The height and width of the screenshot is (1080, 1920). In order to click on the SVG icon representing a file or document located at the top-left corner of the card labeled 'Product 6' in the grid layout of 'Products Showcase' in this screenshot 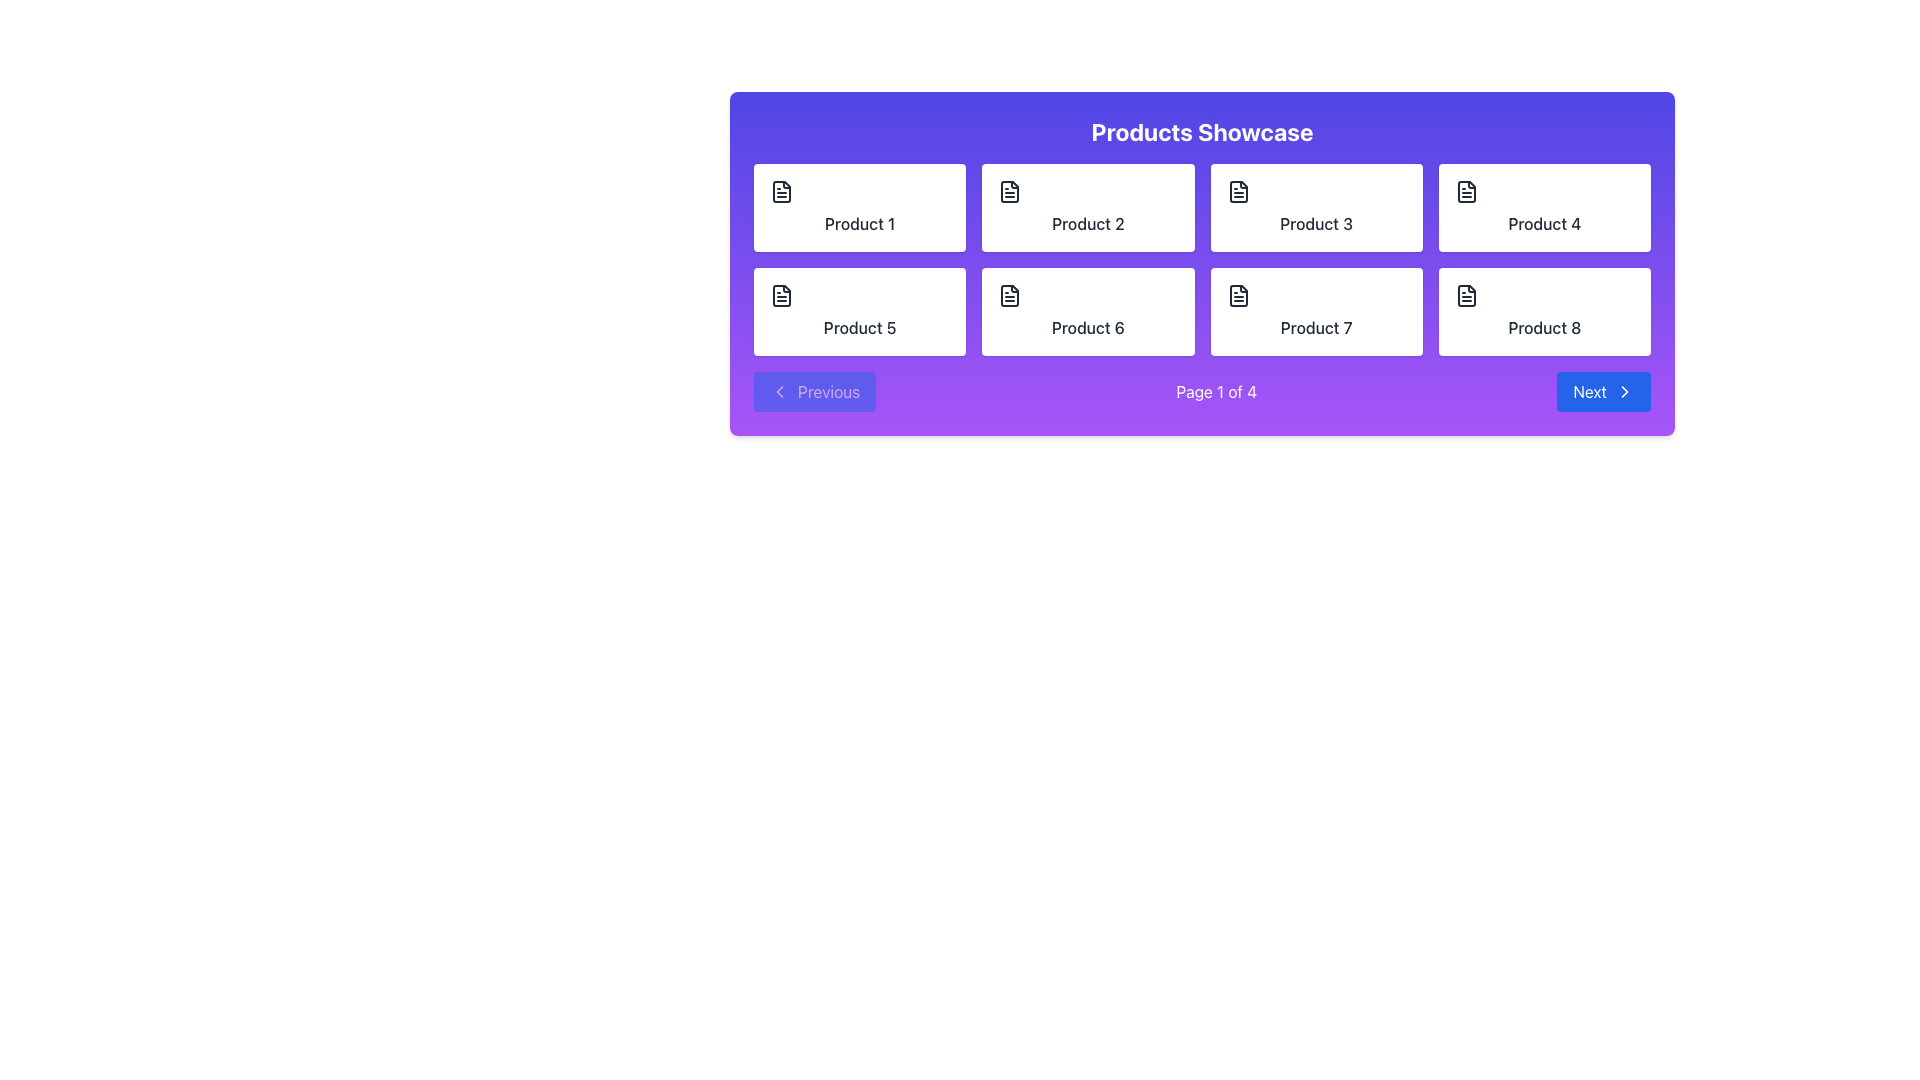, I will do `click(1010, 296)`.